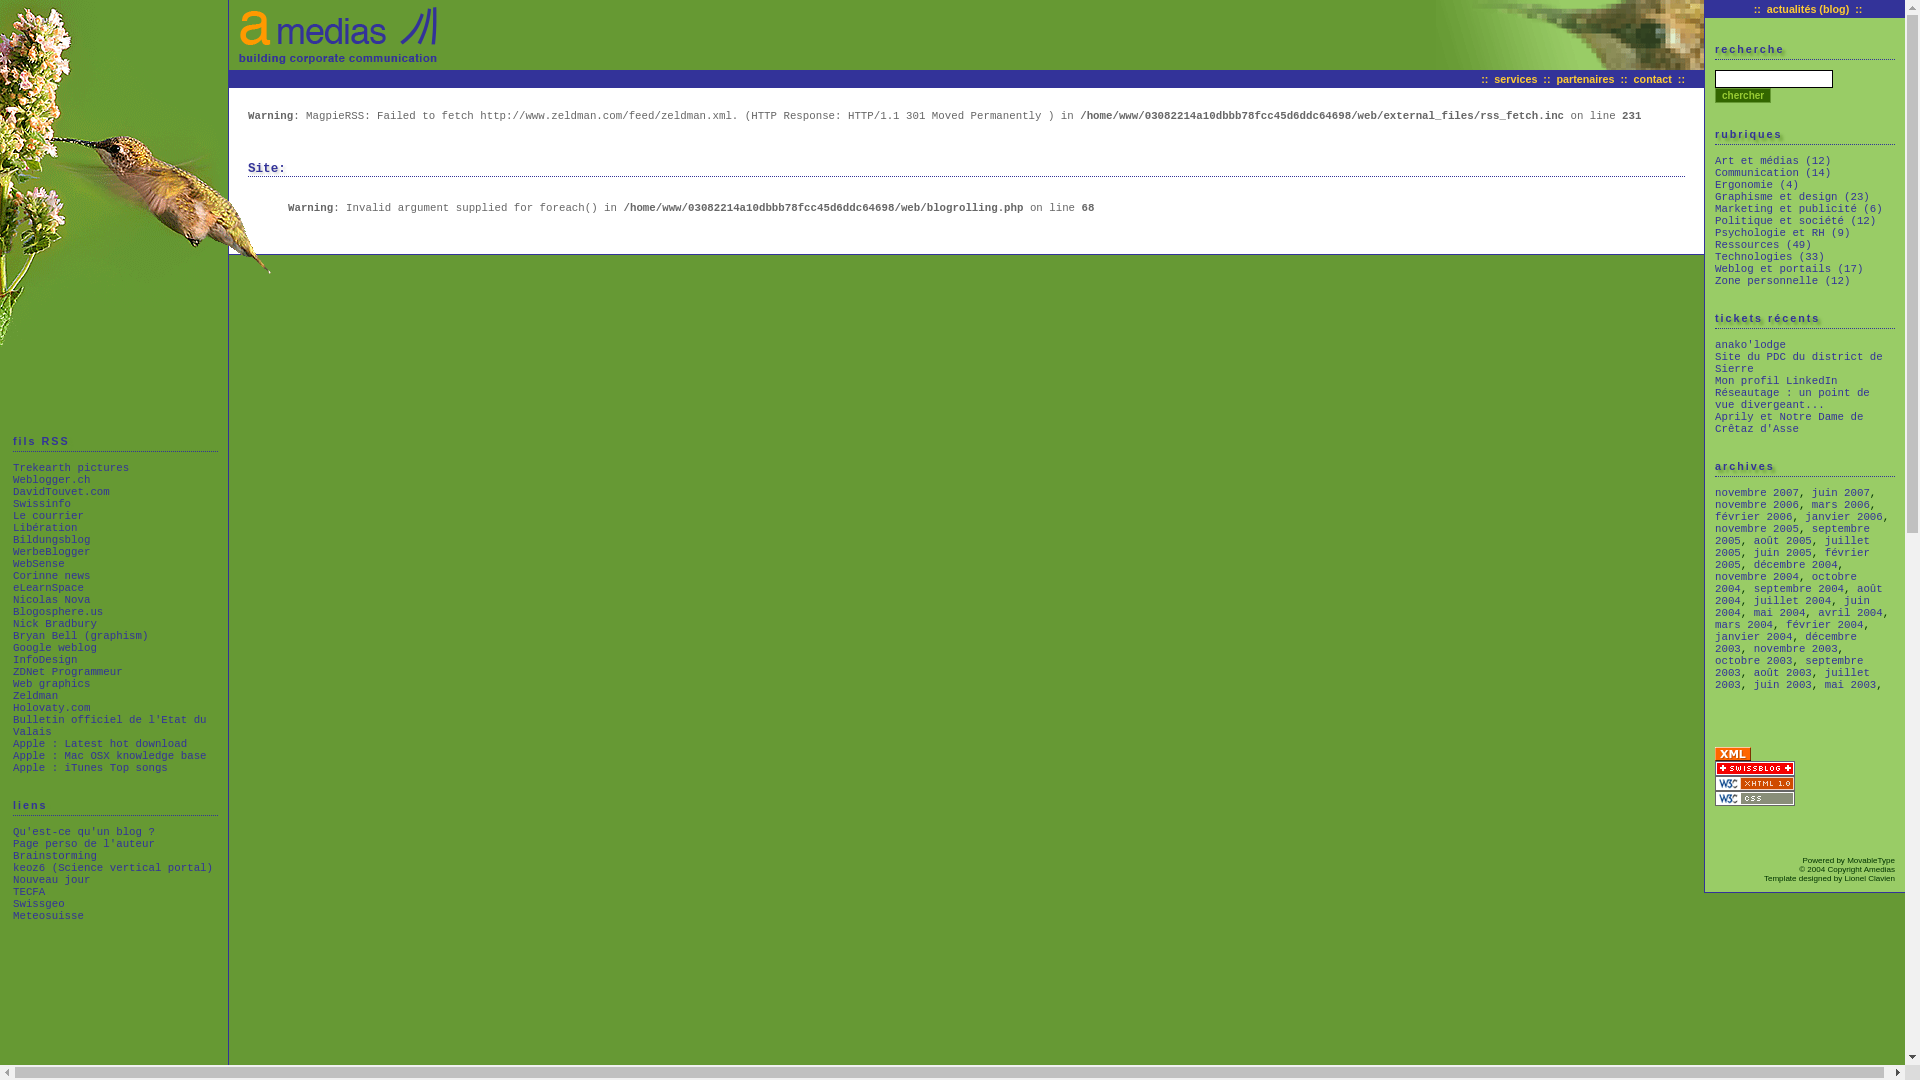  What do you see at coordinates (1755, 527) in the screenshot?
I see `'novembre 2005'` at bounding box center [1755, 527].